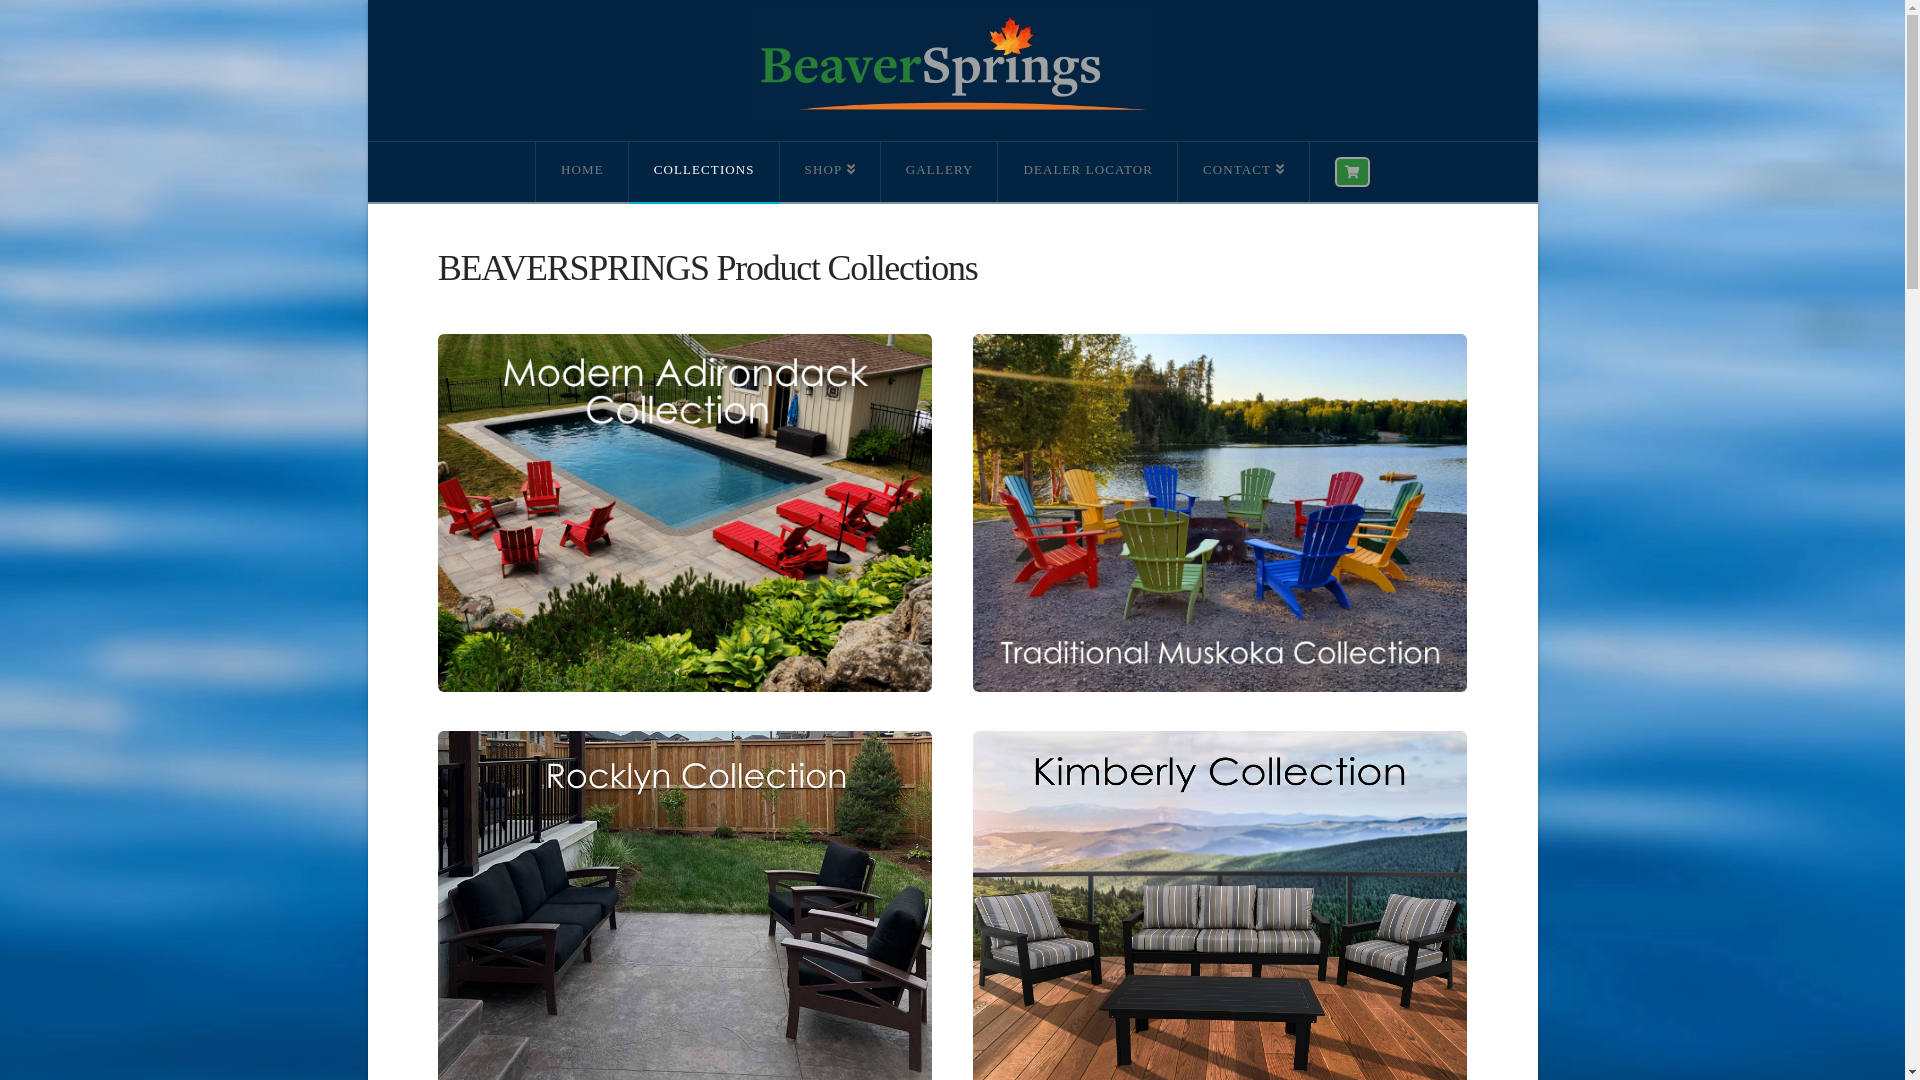 The height and width of the screenshot is (1080, 1920). I want to click on 'COLLECTIONS', so click(704, 171).